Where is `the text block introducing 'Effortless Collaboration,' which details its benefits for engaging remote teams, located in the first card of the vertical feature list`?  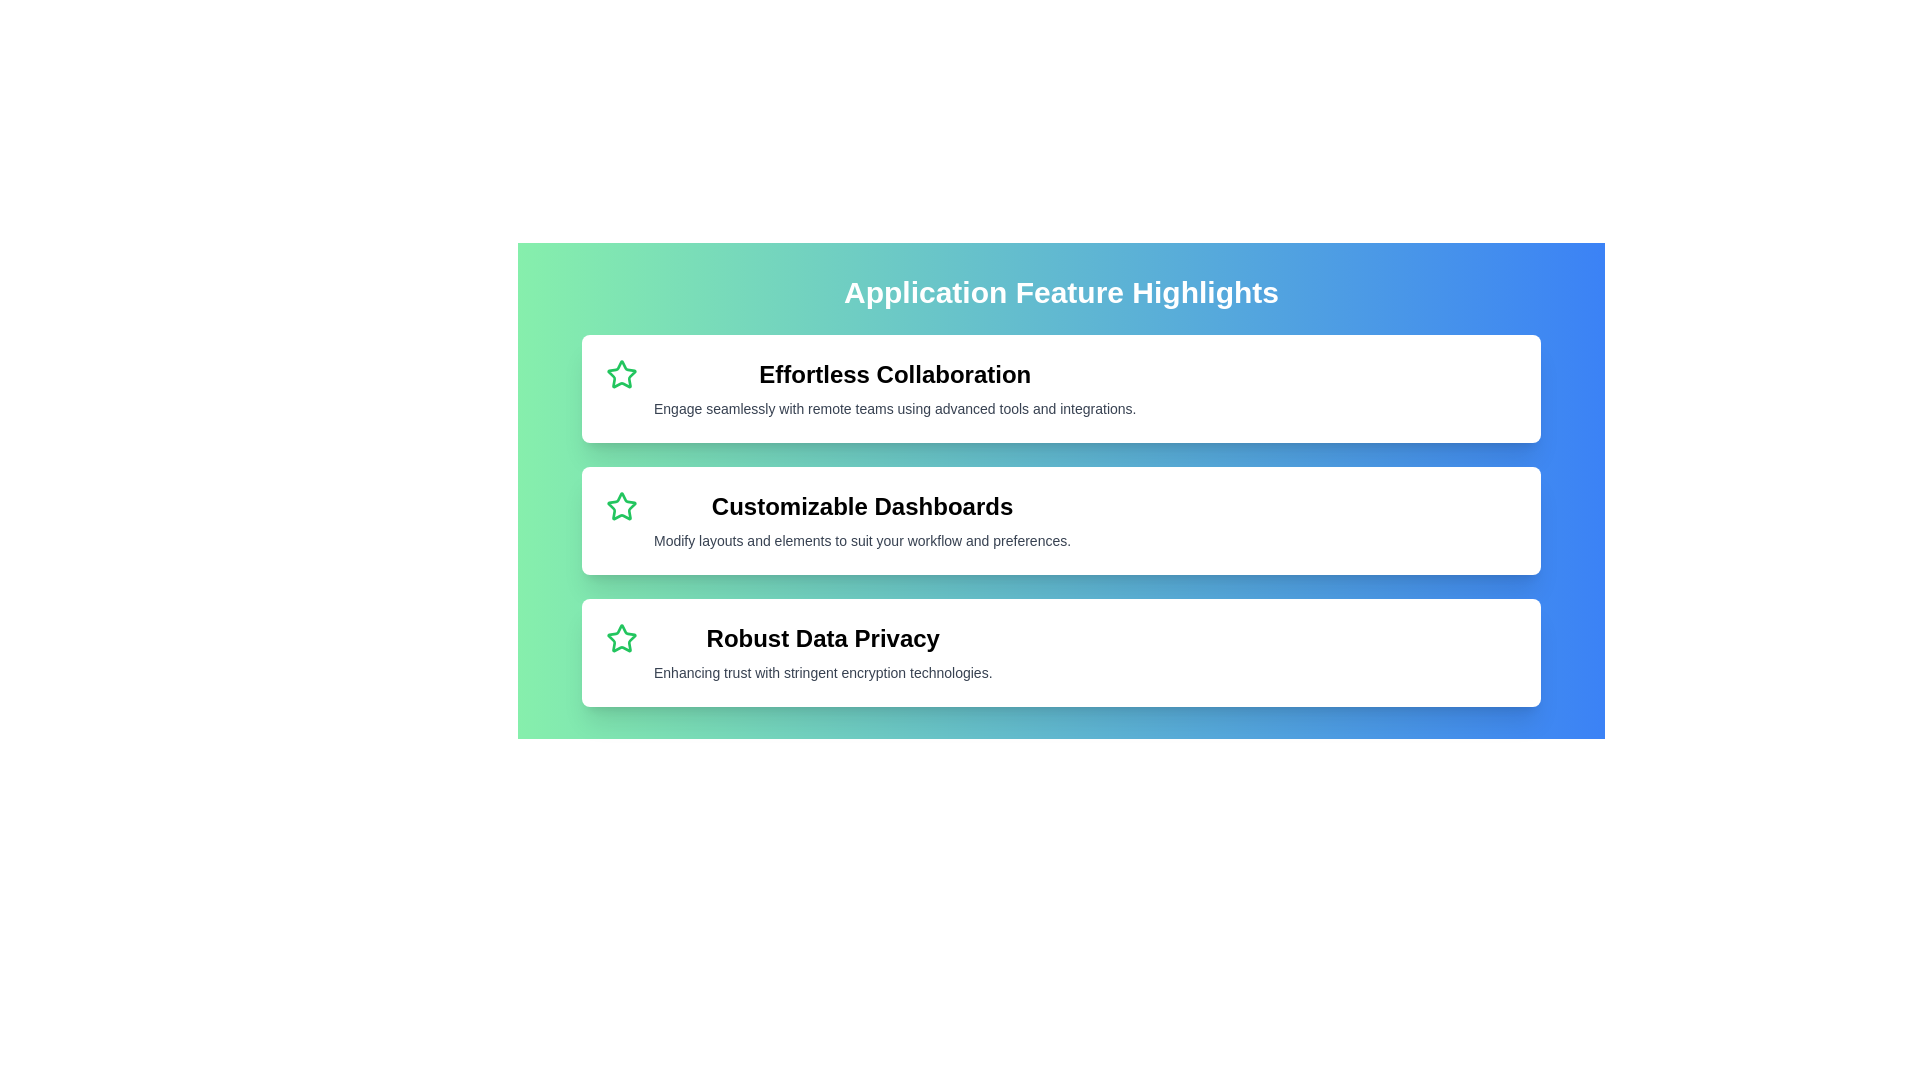
the text block introducing 'Effortless Collaboration,' which details its benefits for engaging remote teams, located in the first card of the vertical feature list is located at coordinates (894, 389).